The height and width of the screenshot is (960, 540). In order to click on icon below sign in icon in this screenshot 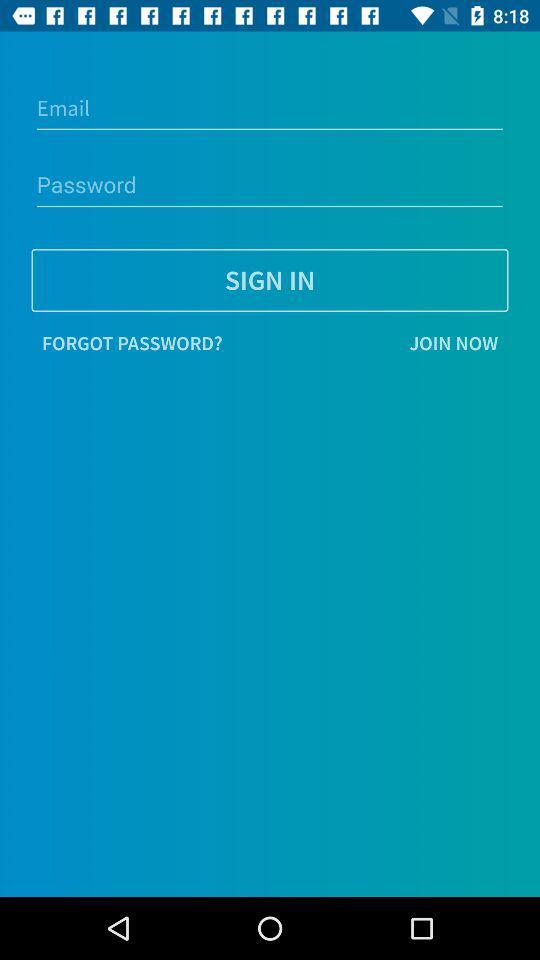, I will do `click(132, 343)`.